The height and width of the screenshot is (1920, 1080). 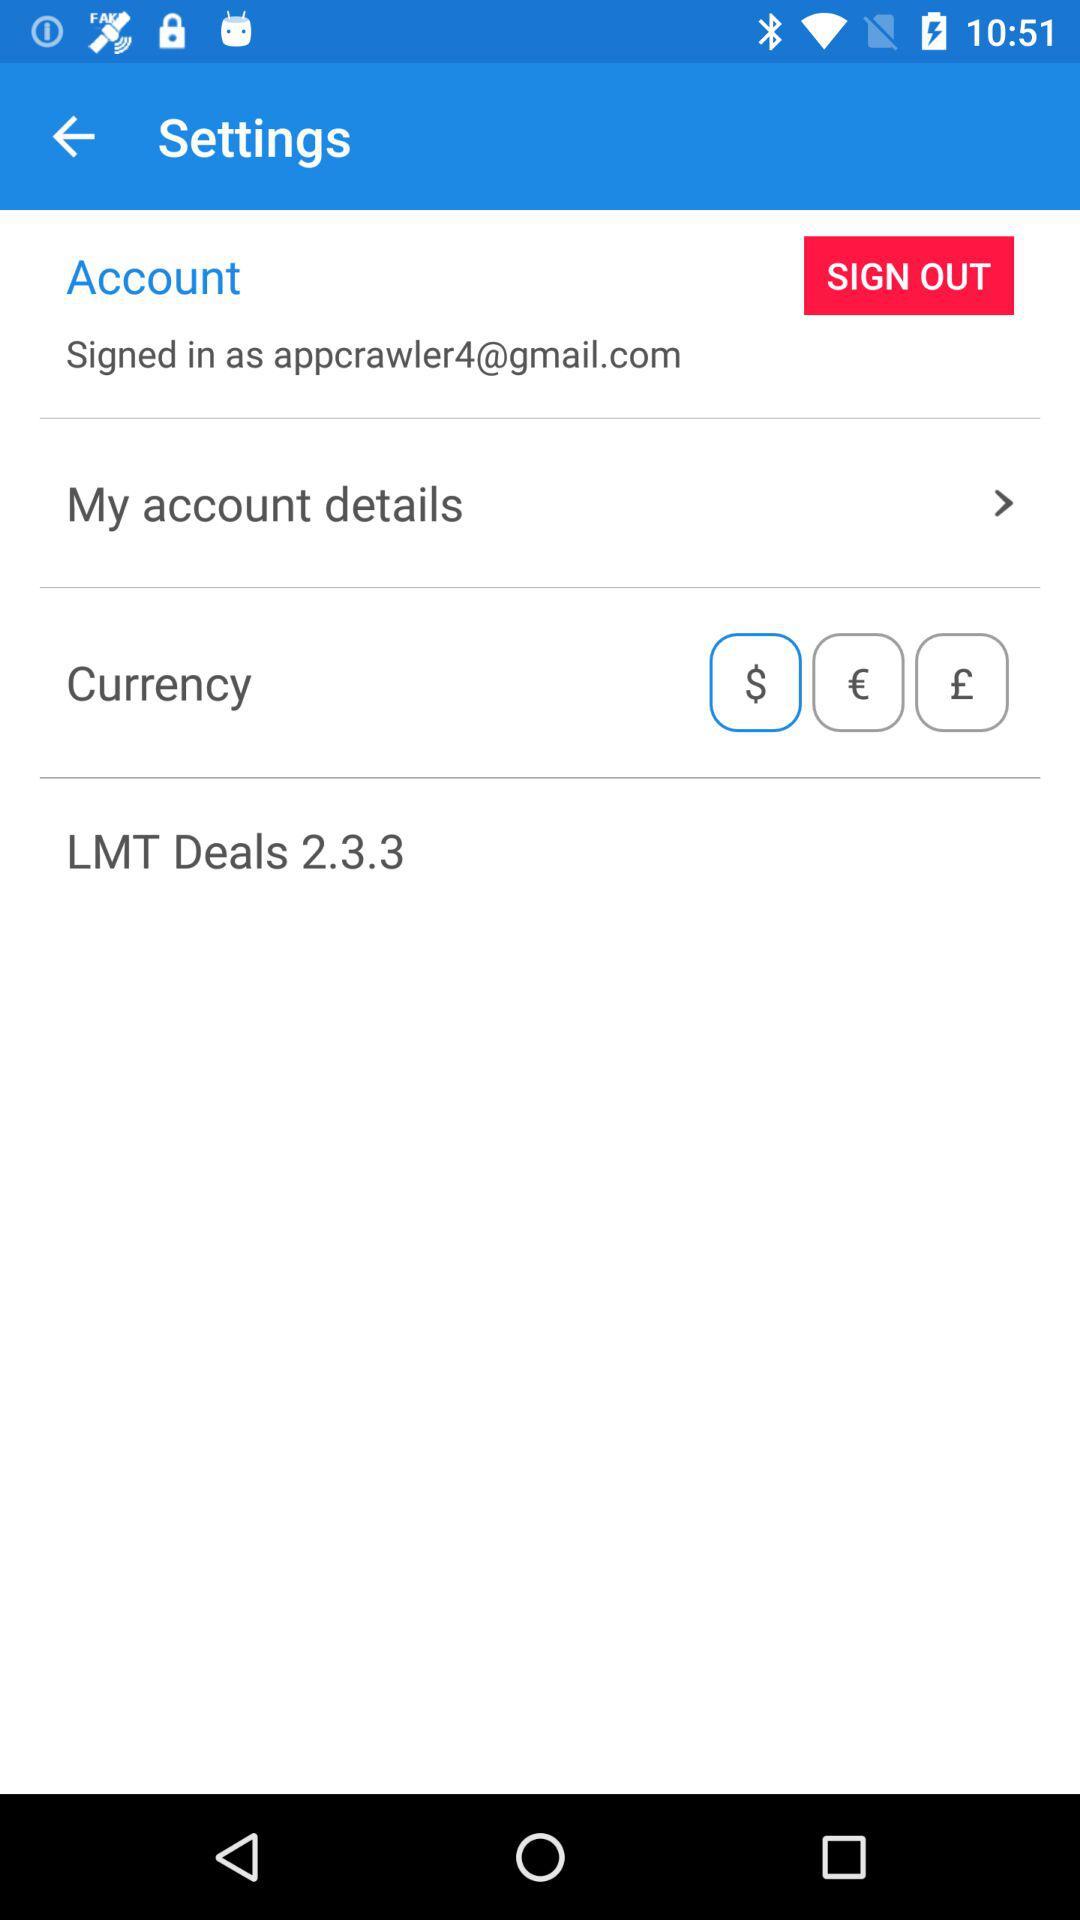 I want to click on the sign out icon, so click(x=909, y=274).